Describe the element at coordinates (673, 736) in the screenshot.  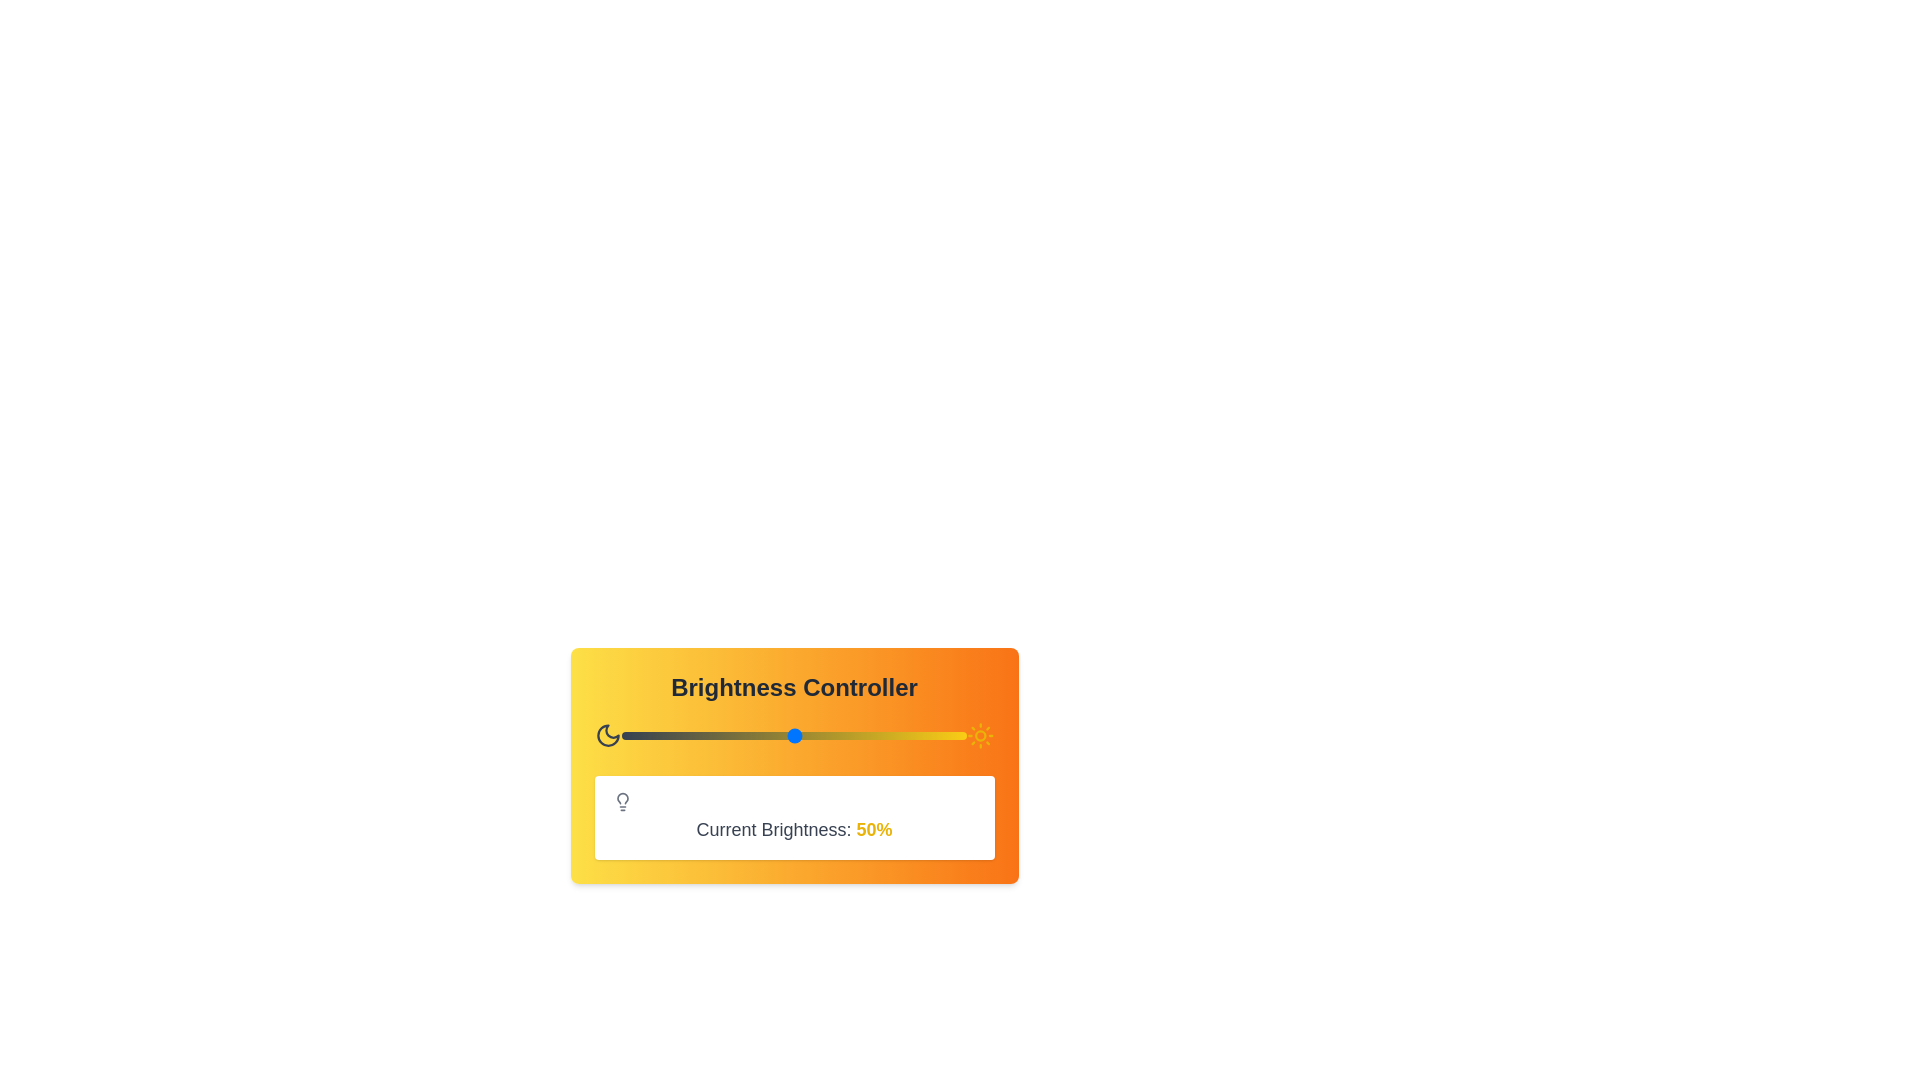
I see `the brightness level to 15% by interacting with the slider` at that location.